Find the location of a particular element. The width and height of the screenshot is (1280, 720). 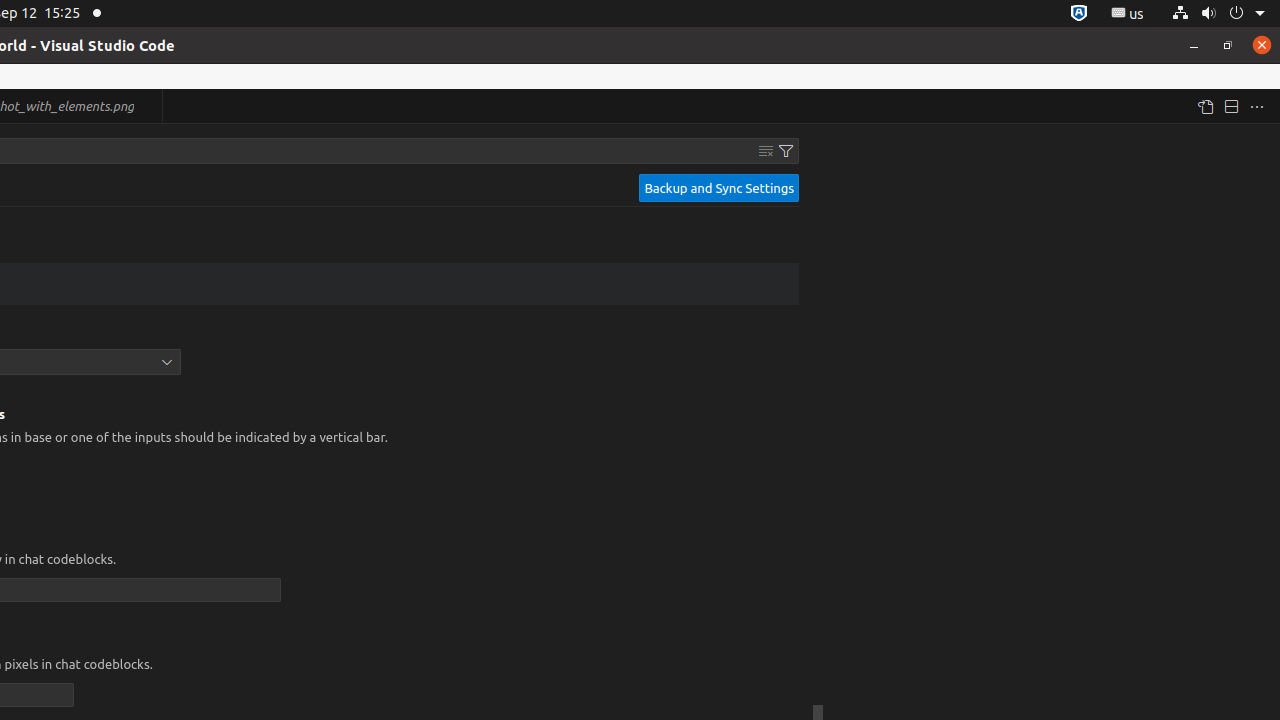

'Open Settings (JSON)' is located at coordinates (1203, 106).